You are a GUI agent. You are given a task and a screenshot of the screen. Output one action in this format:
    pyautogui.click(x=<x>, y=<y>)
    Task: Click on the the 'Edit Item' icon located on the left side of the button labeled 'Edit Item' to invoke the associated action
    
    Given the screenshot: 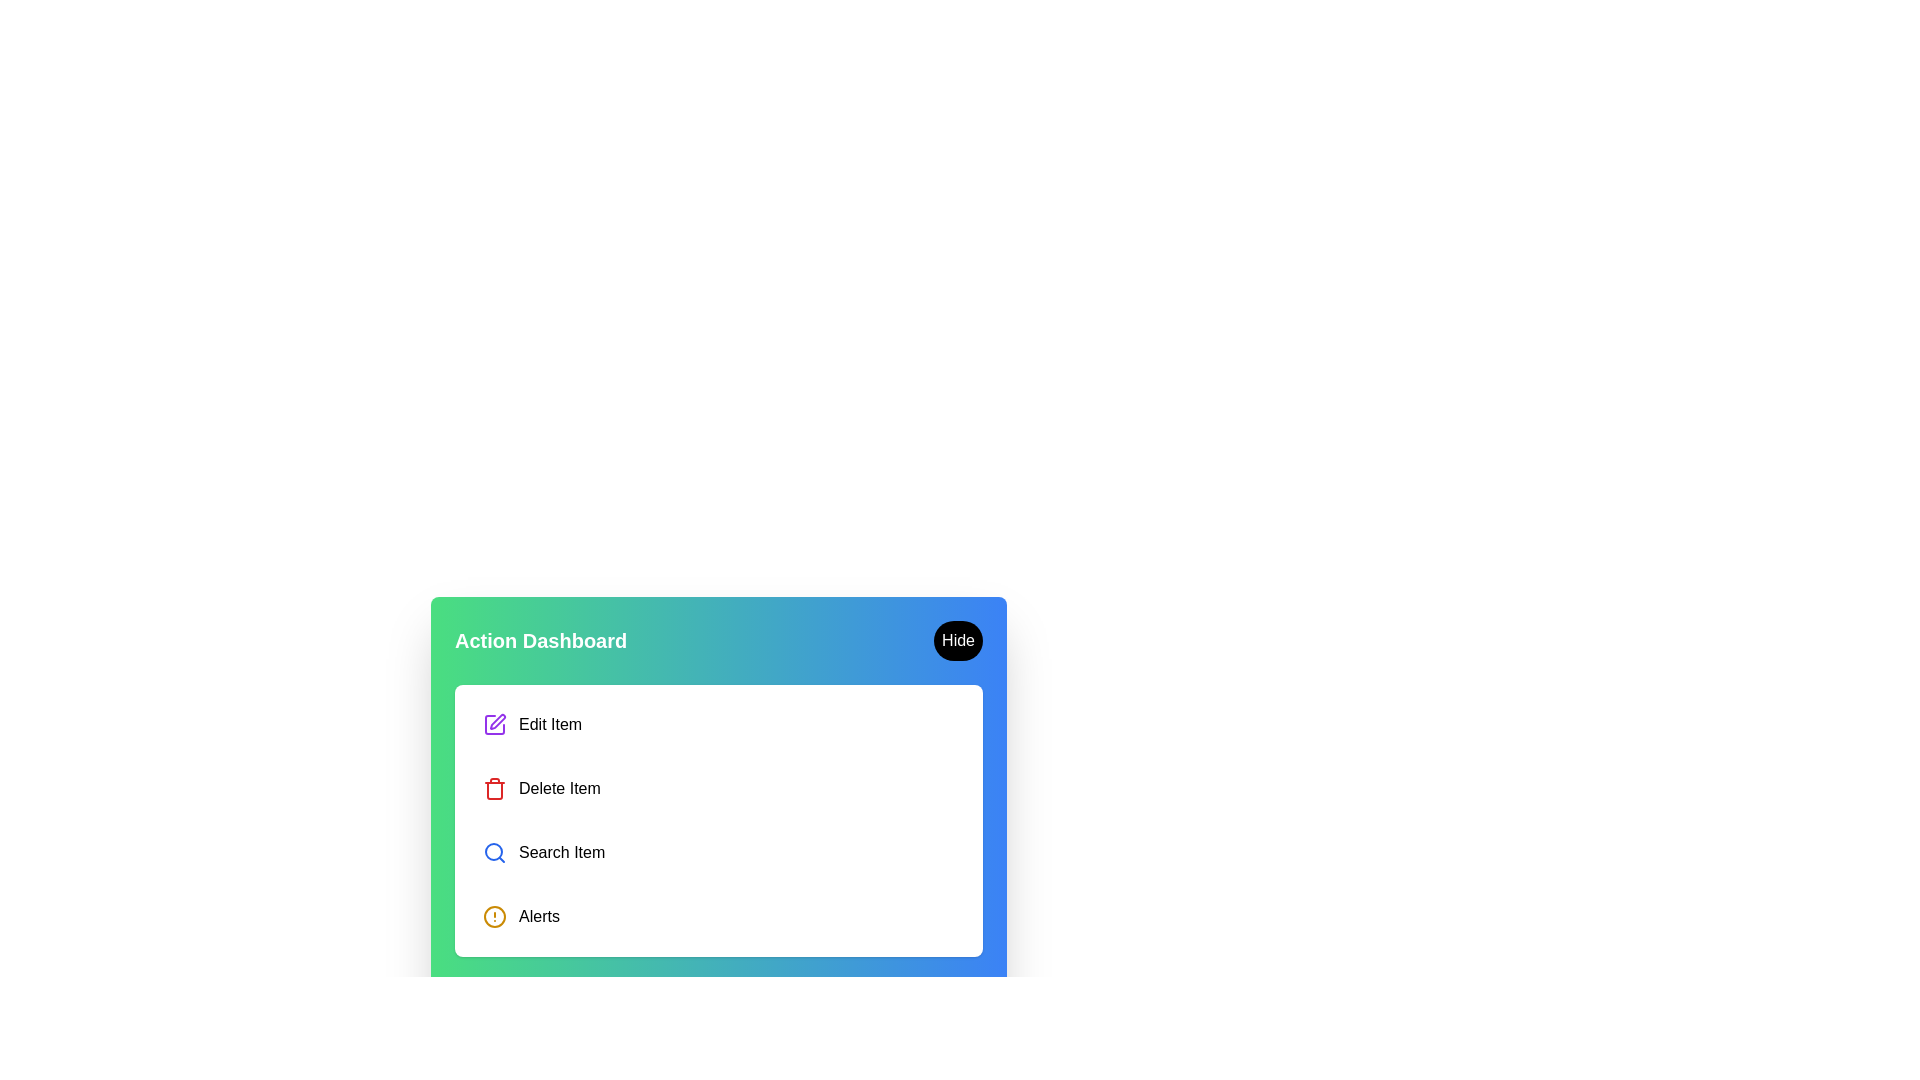 What is the action you would take?
    pyautogui.click(x=494, y=725)
    